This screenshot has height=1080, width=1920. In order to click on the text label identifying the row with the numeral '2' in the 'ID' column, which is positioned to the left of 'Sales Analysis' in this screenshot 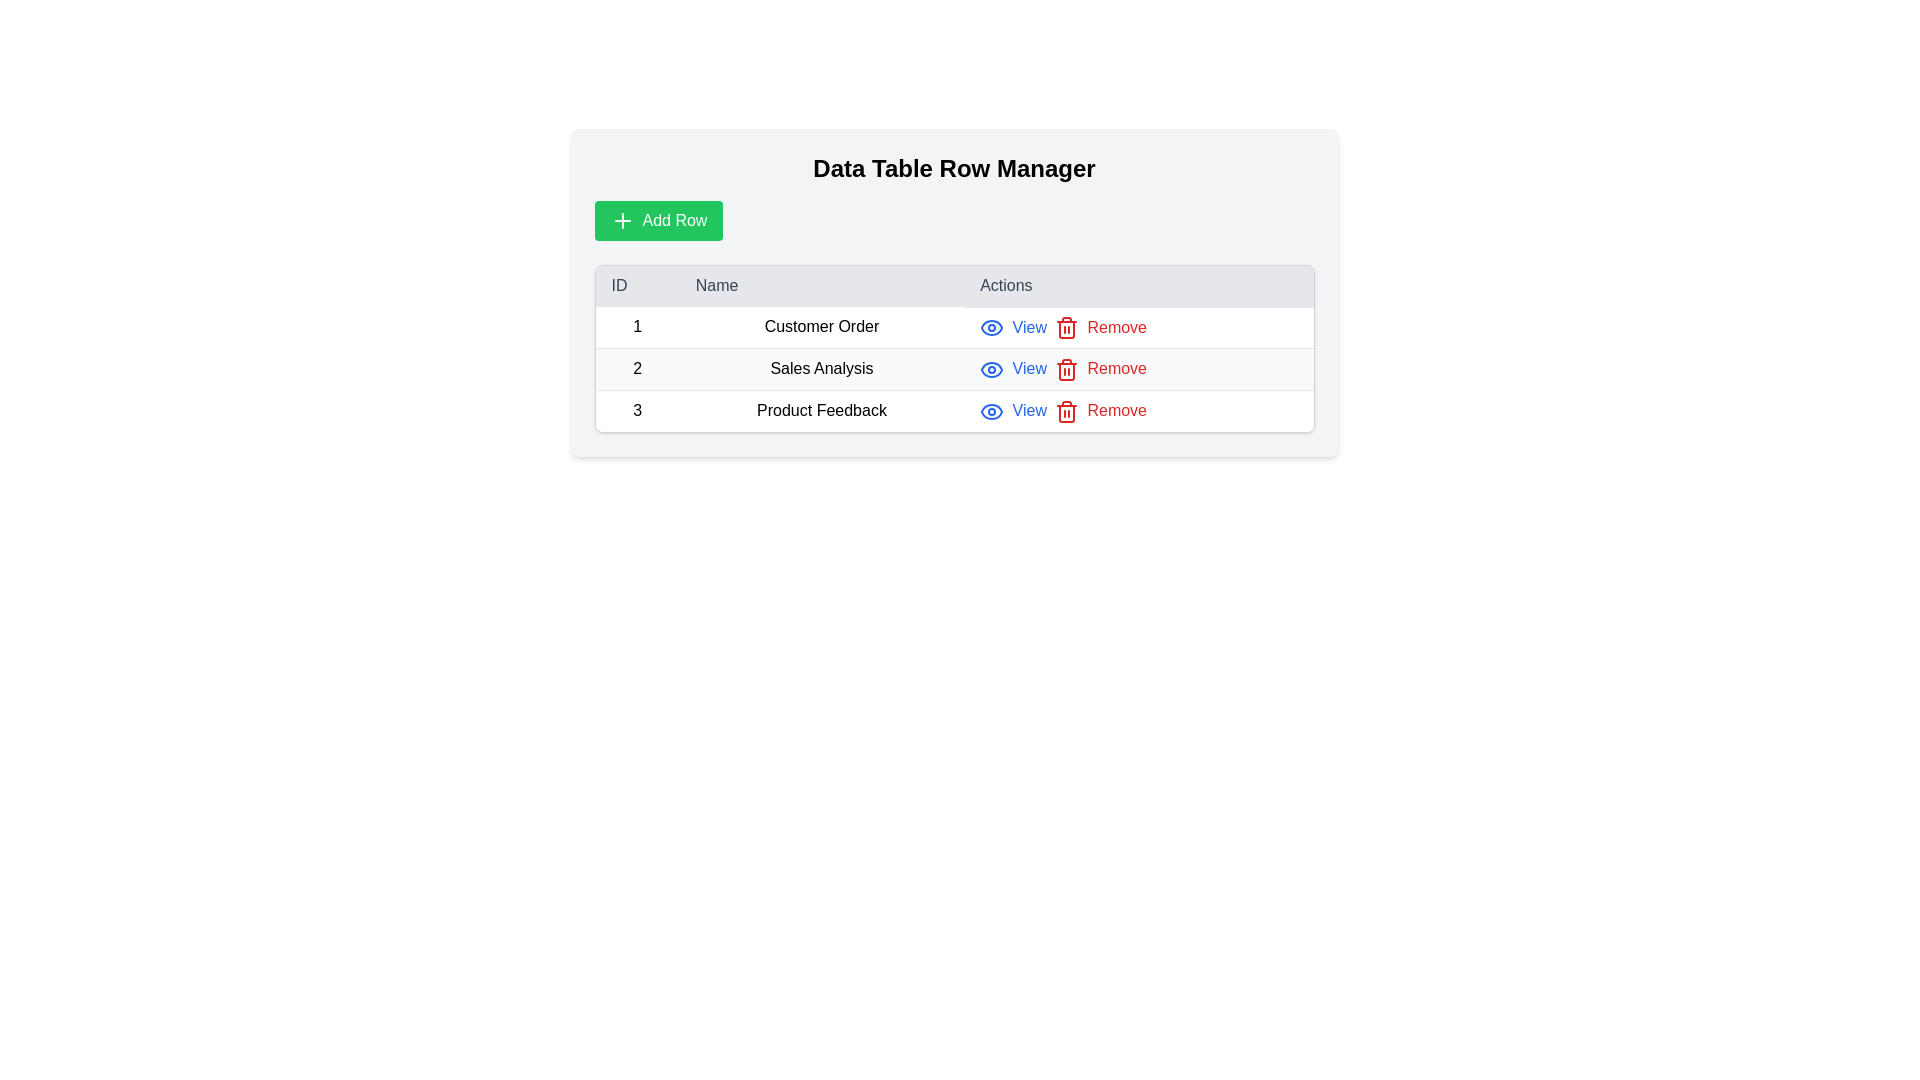, I will do `click(636, 369)`.